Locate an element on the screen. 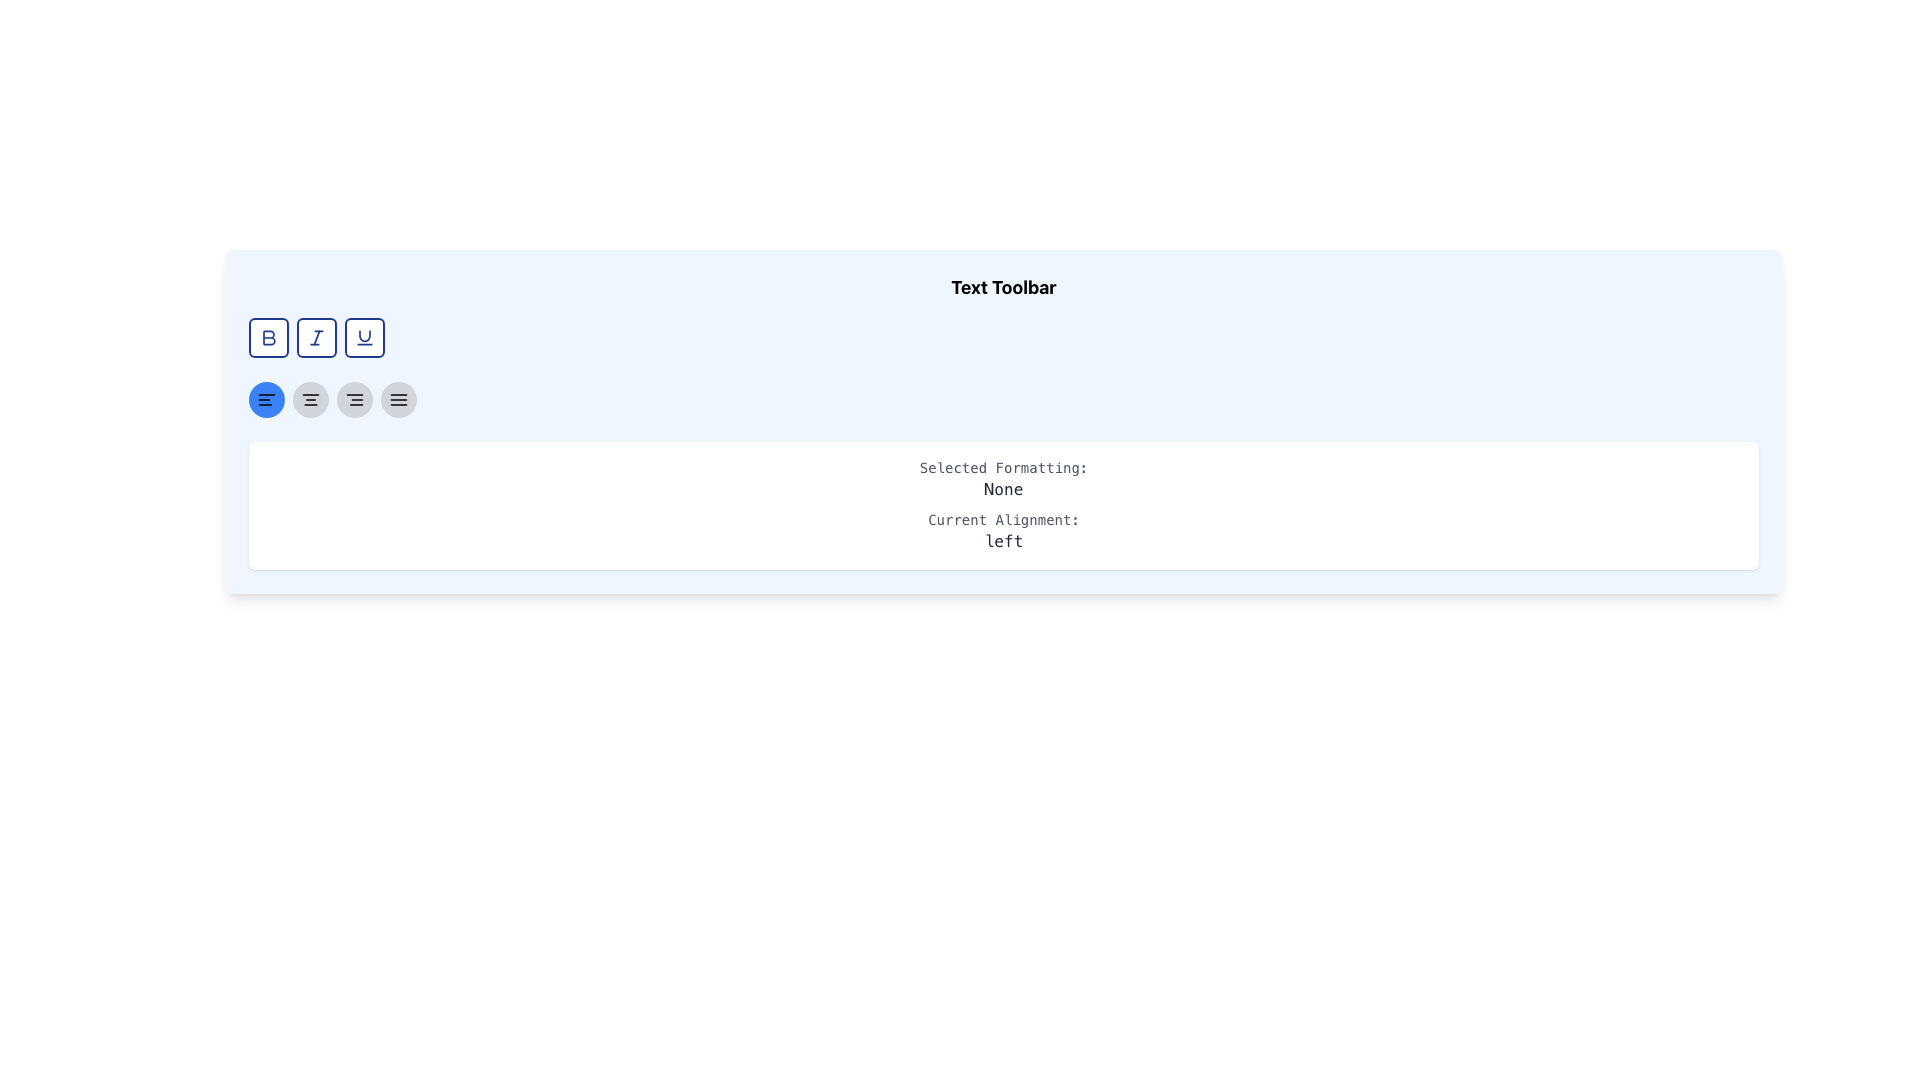 This screenshot has height=1080, width=1920. the circular button with a light gray background and a centered icon representing 'justify text' alignment, which is the fifth button in the horizontal toolbar of alignment options is located at coordinates (398, 400).